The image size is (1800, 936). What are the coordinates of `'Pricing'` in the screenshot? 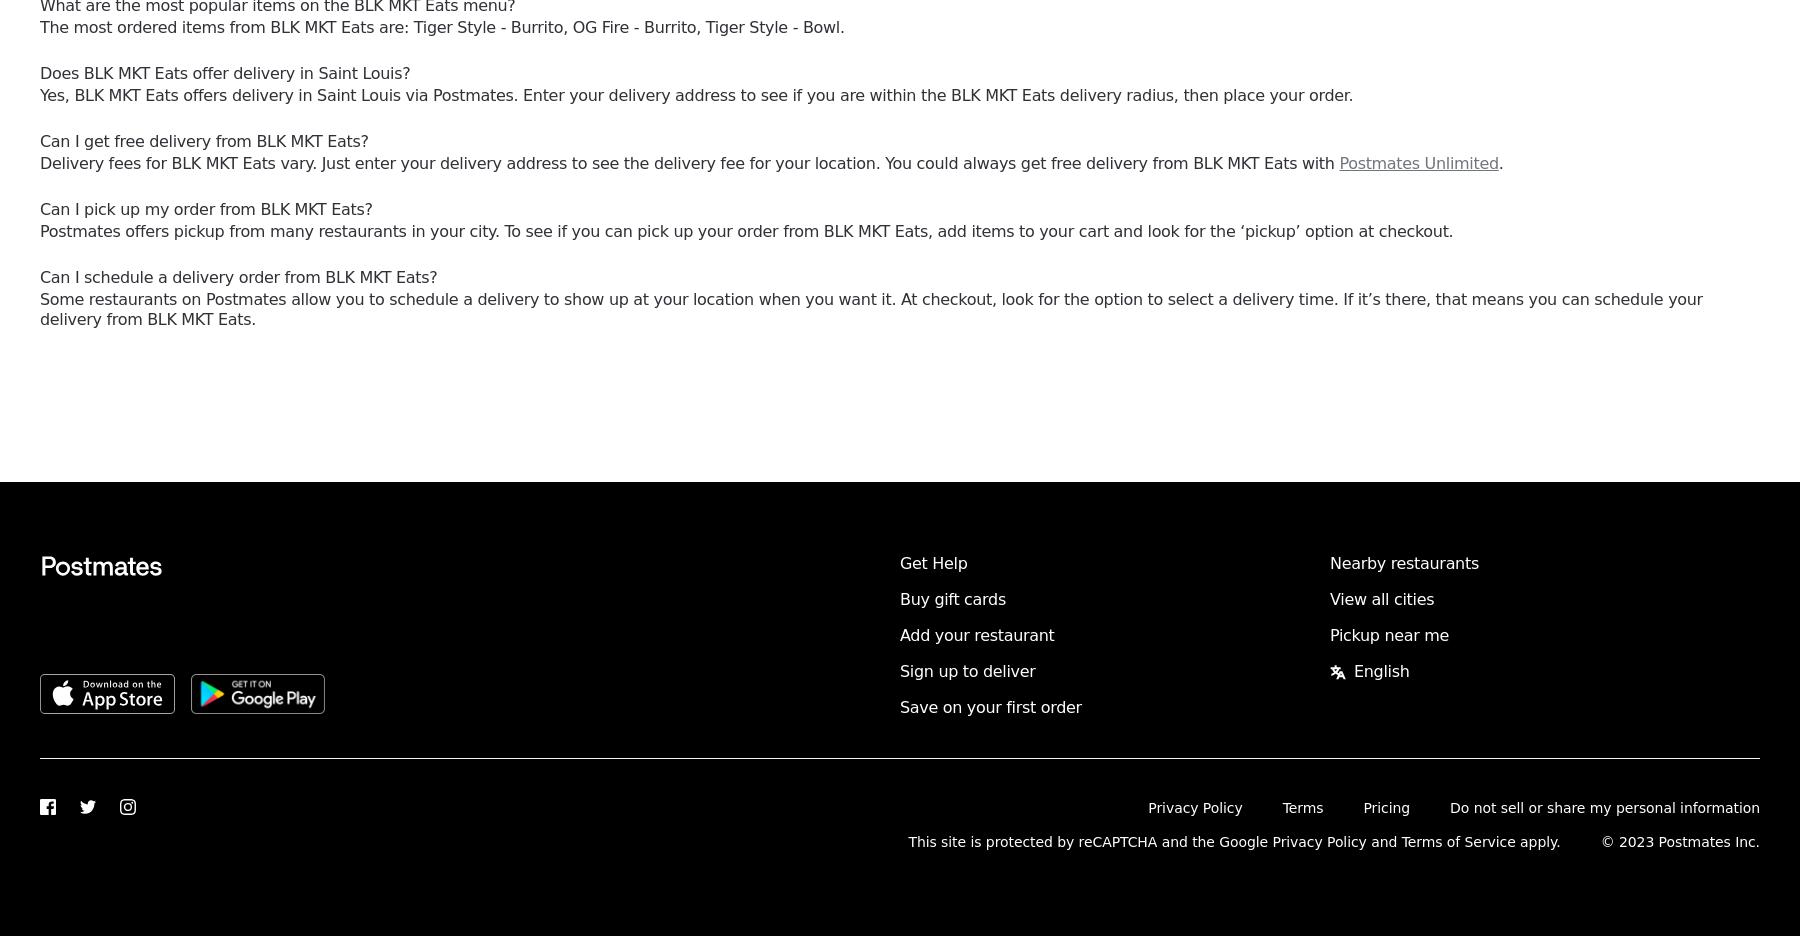 It's located at (1361, 806).